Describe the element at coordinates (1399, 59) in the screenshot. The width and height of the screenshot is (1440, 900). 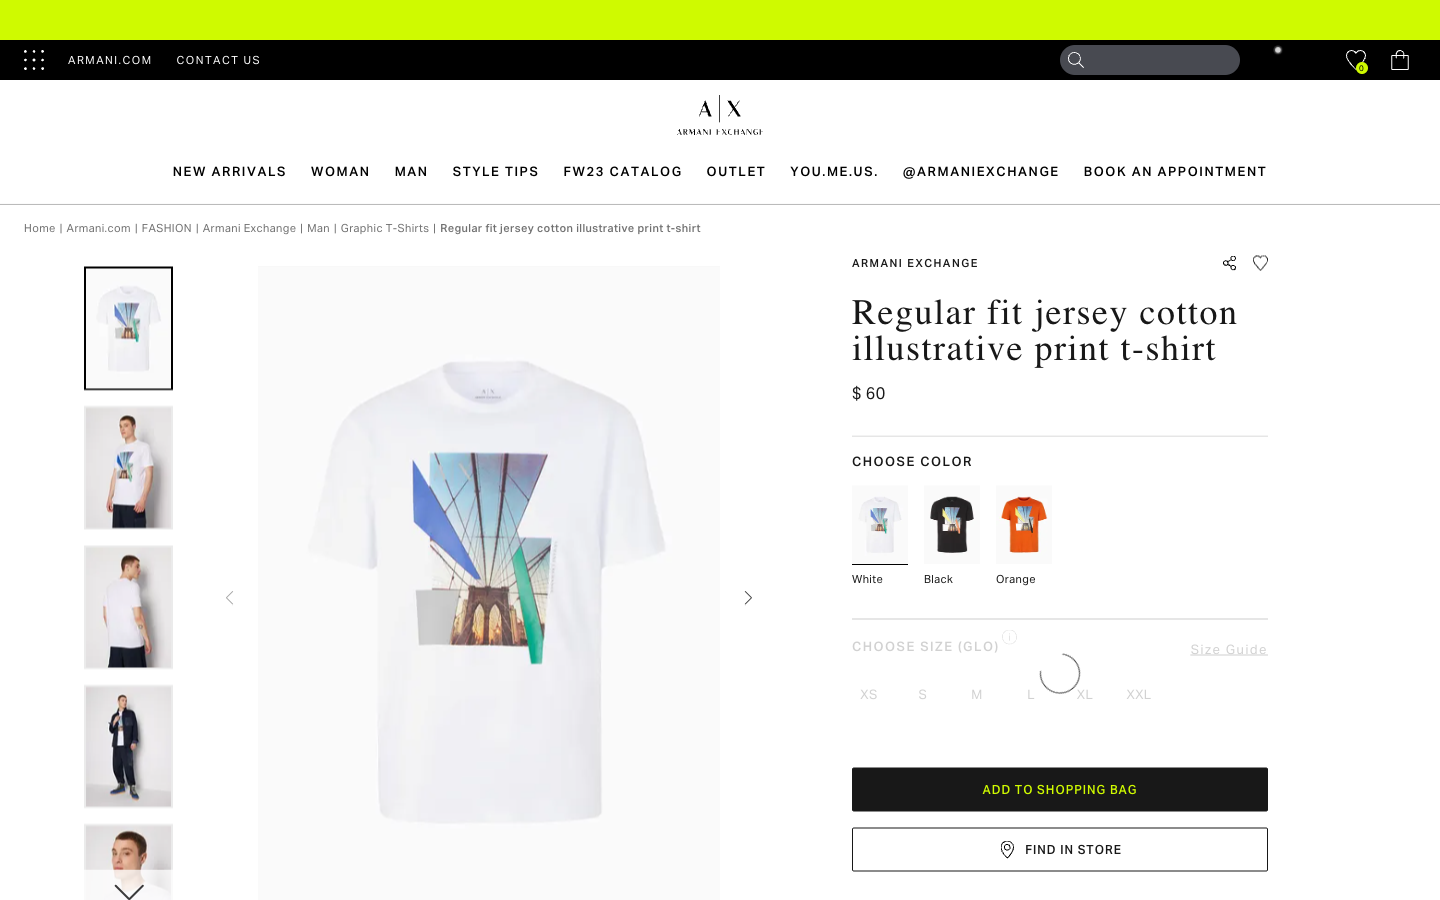
I see `Inspect the items in your basket by selecting the bag icon found in the upper right section of your screen` at that location.